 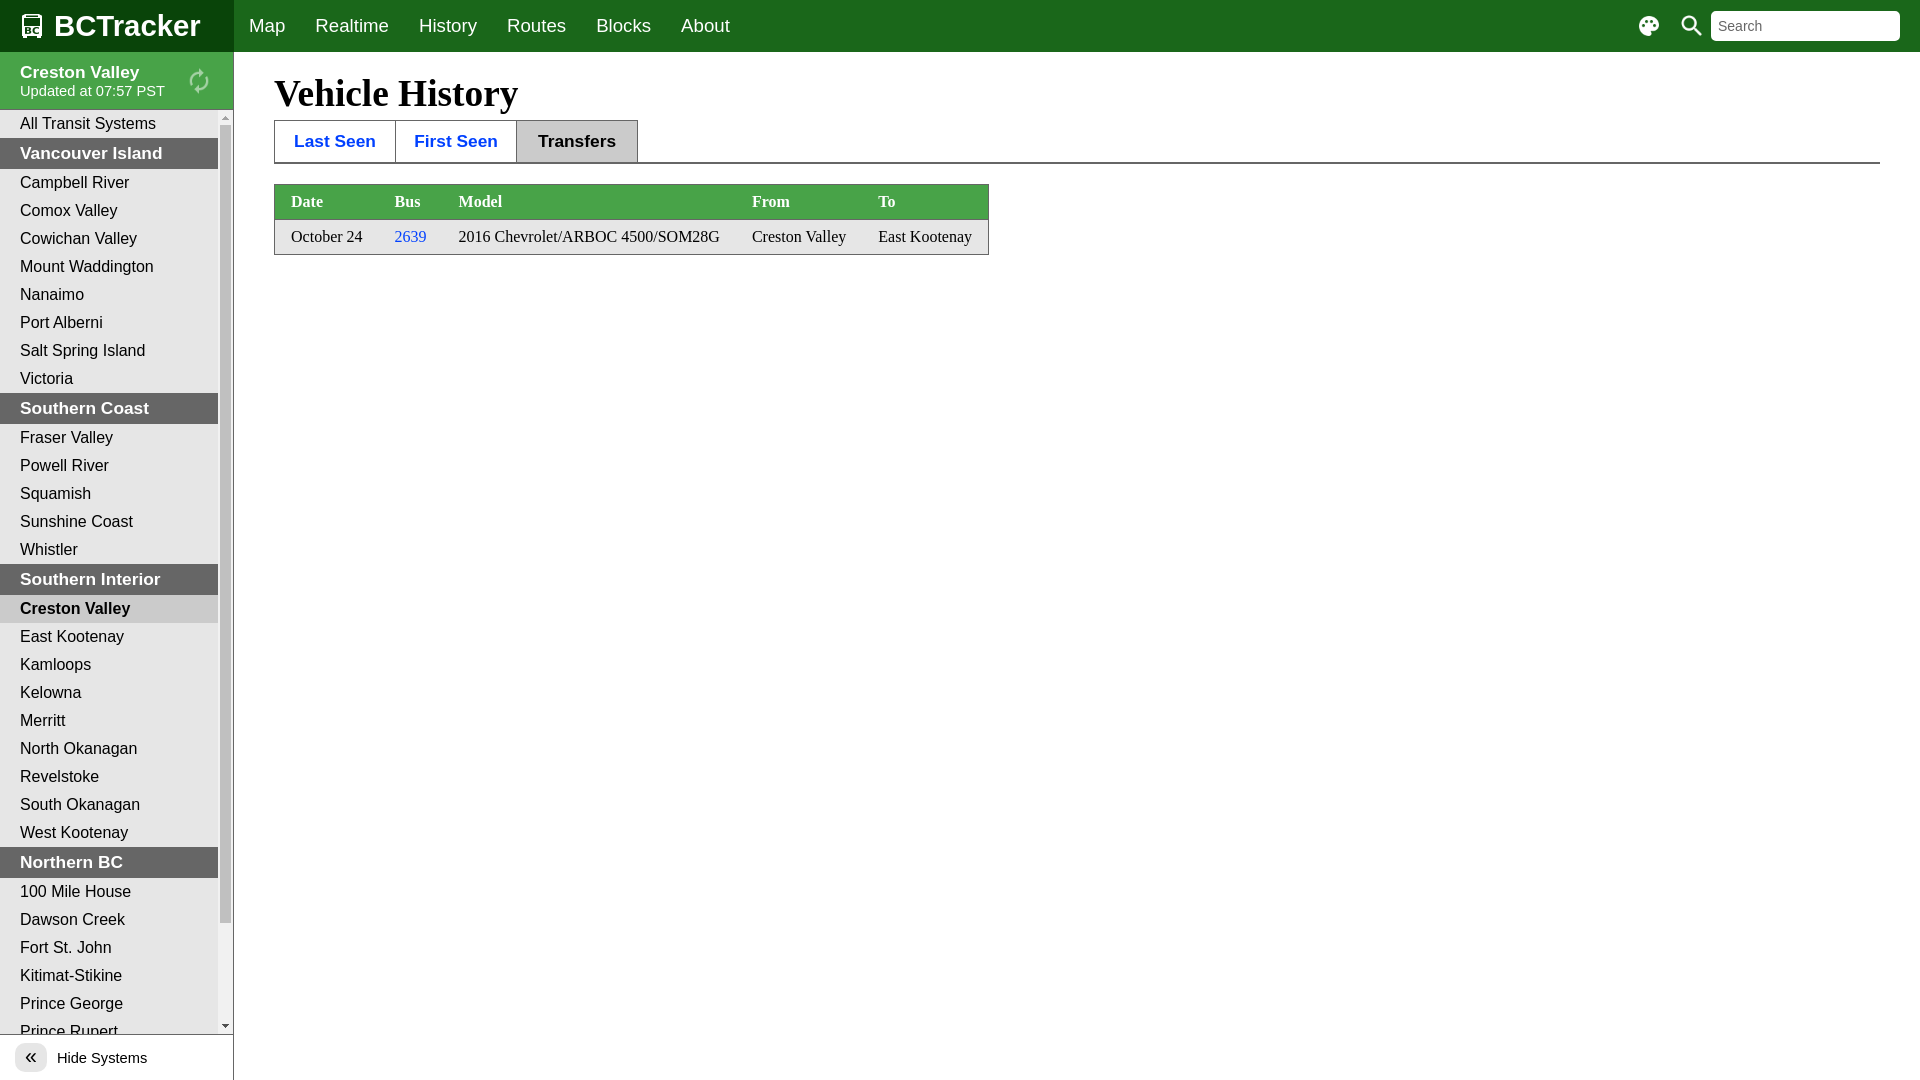 I want to click on 'Last Seen', so click(x=335, y=140).